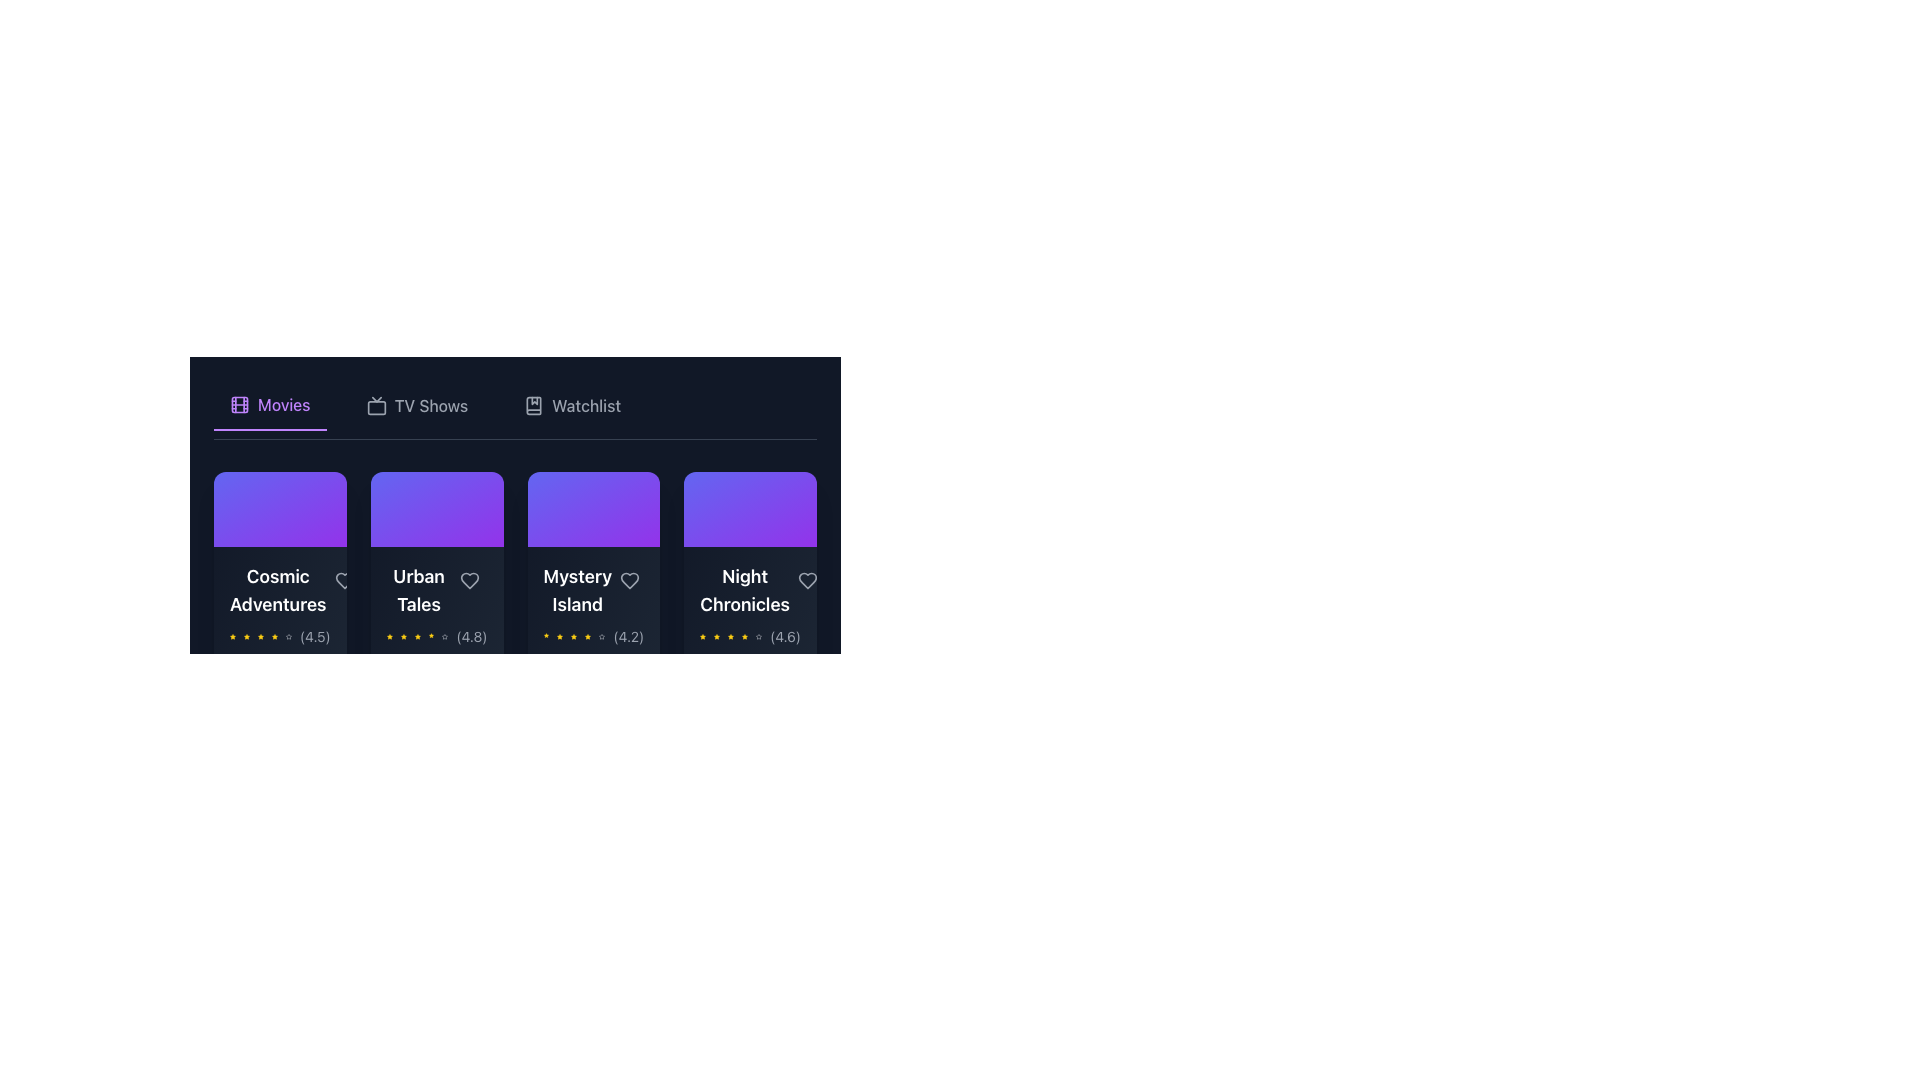 This screenshot has width=1920, height=1080. I want to click on the heart icon button located in the bottom-right corner of the 'Cosmic Adventures' item card, so click(344, 580).